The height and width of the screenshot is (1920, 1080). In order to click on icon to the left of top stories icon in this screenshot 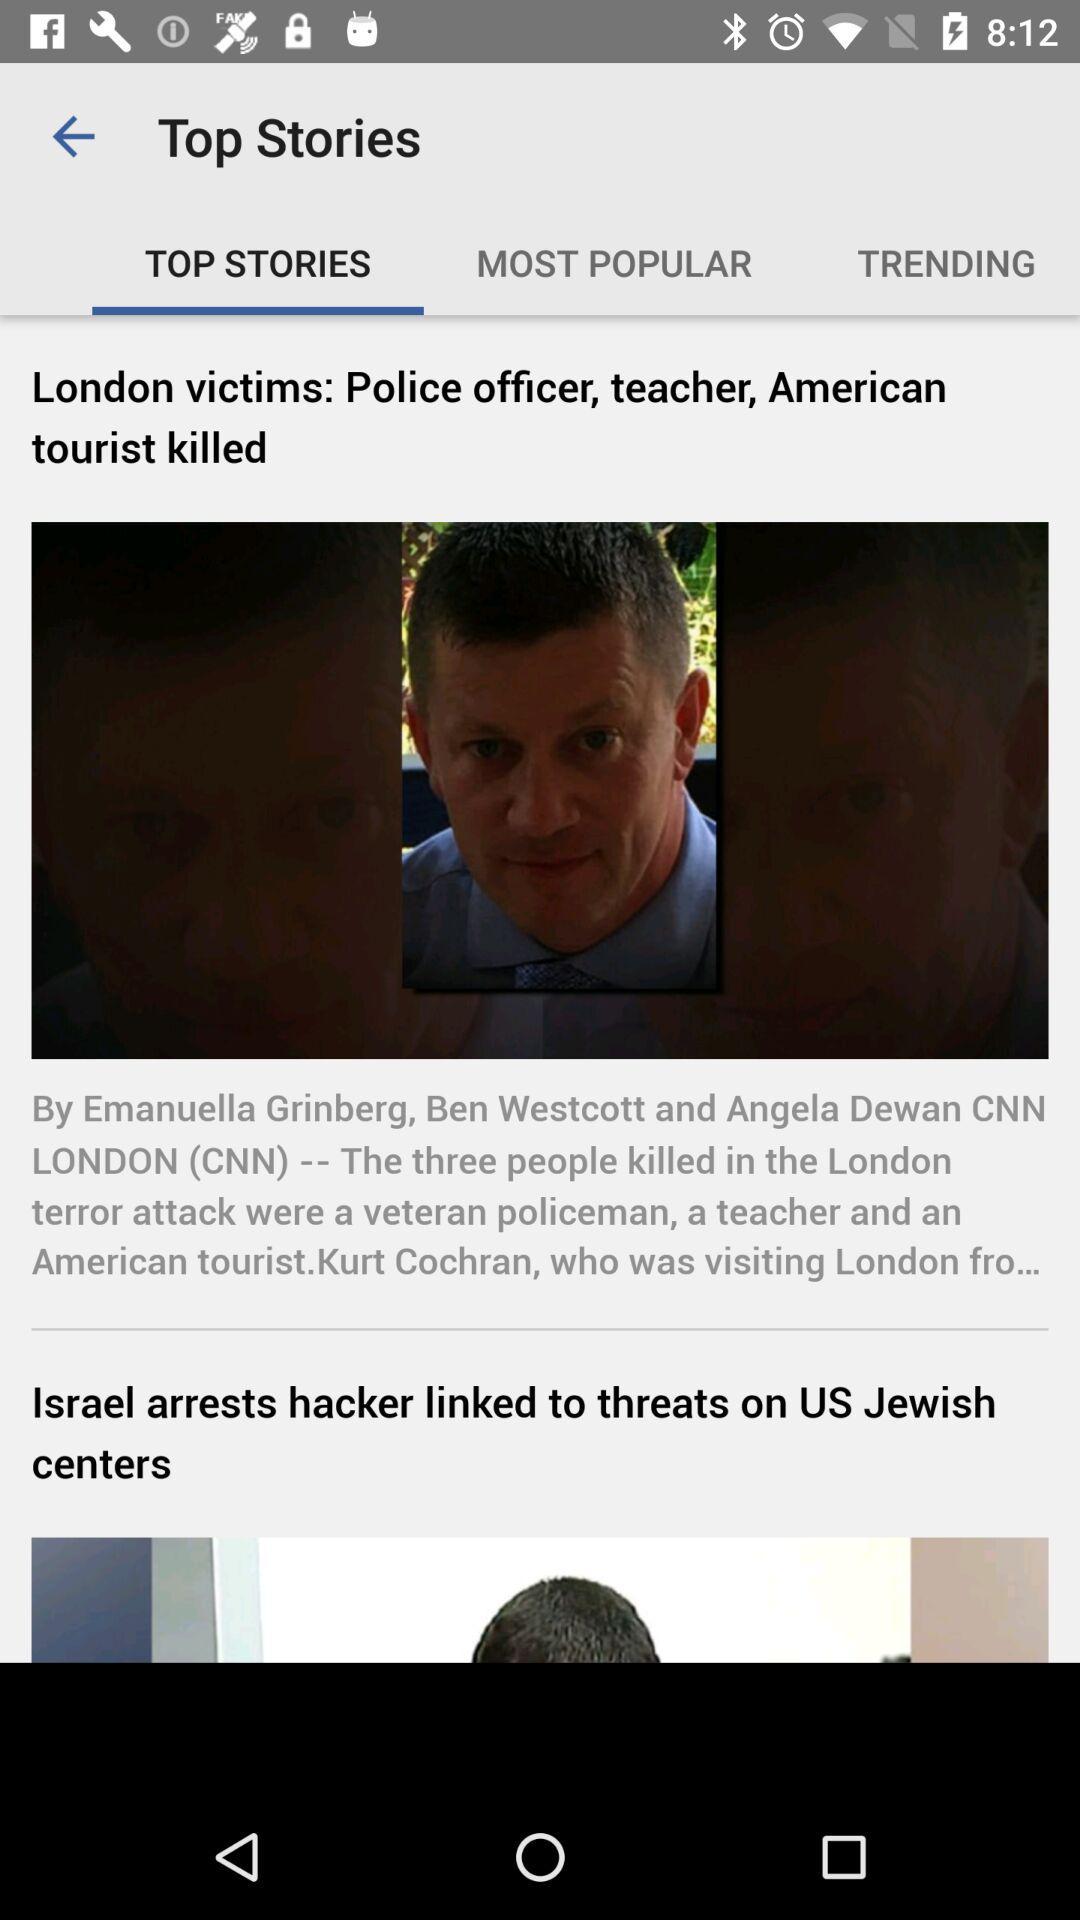, I will do `click(72, 135)`.